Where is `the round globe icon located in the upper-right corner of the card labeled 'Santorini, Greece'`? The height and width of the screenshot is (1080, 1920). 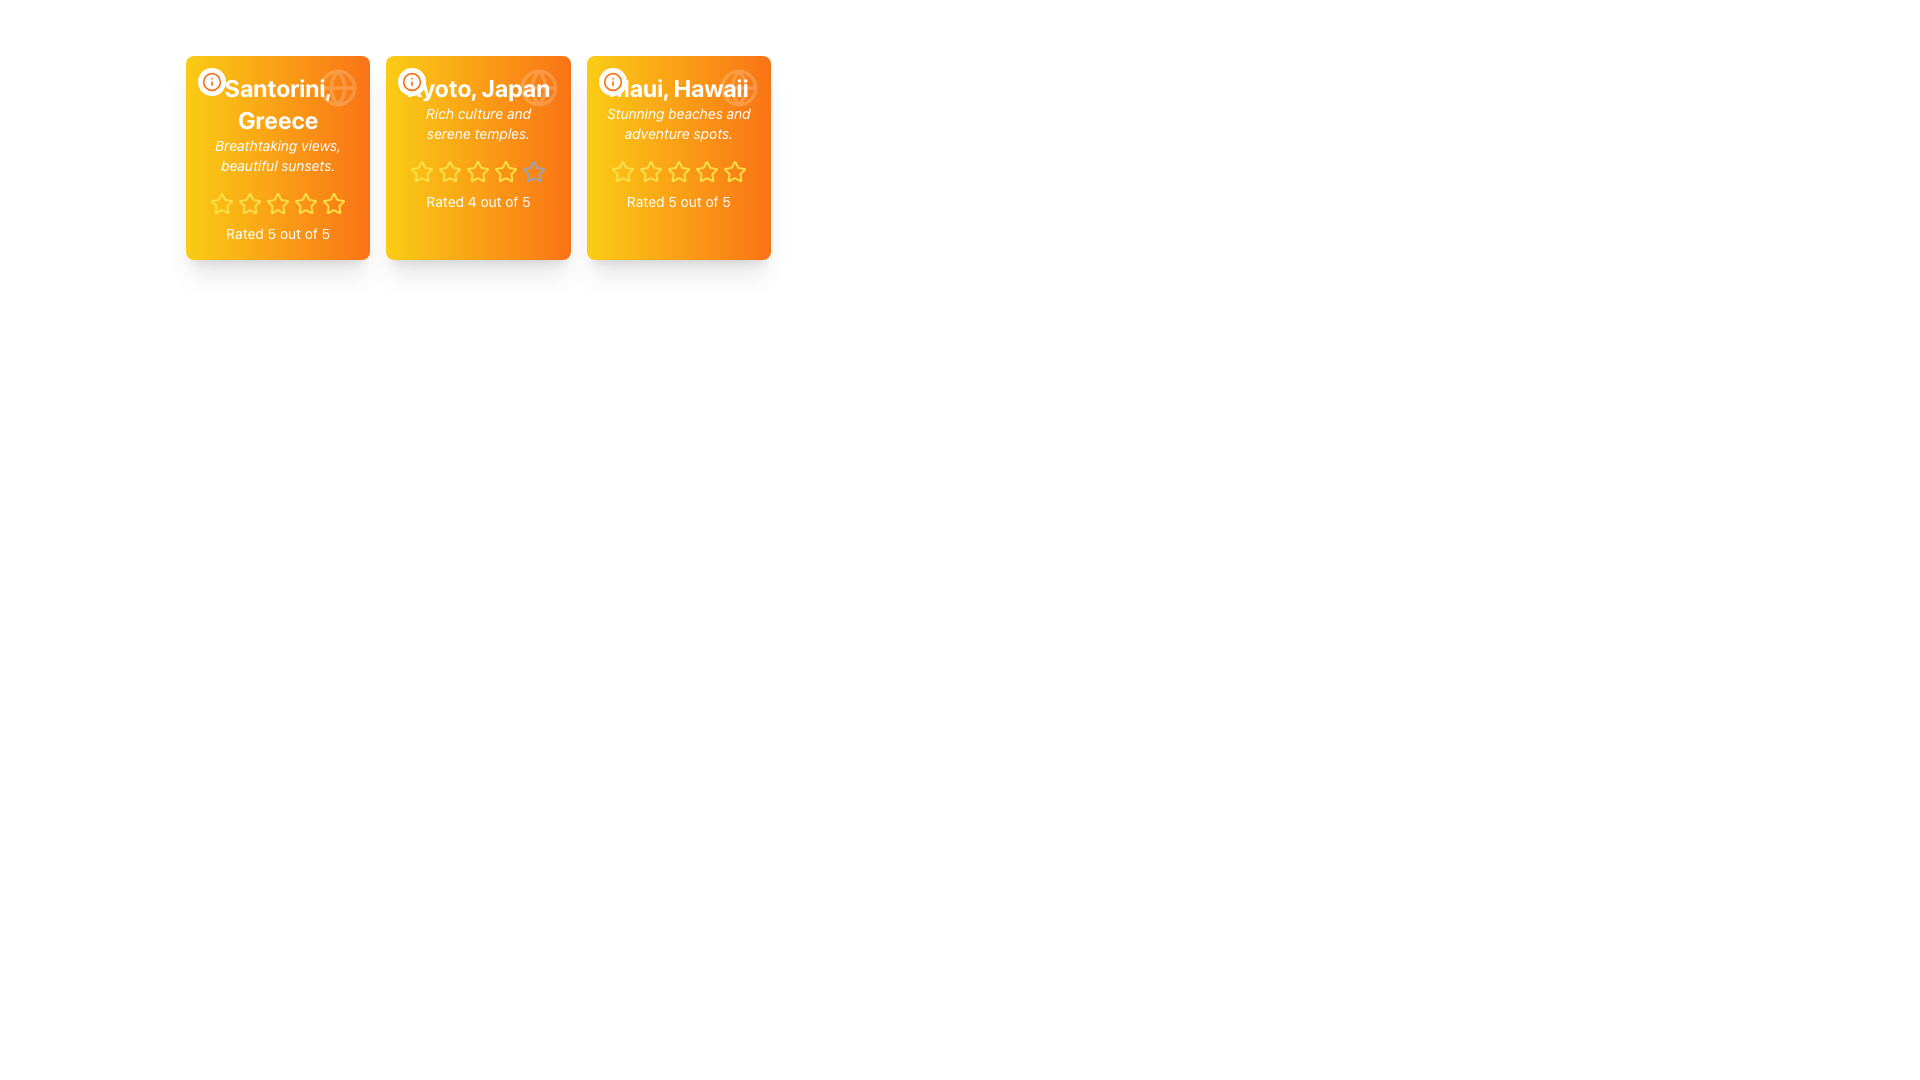
the round globe icon located in the upper-right corner of the card labeled 'Santorini, Greece' is located at coordinates (338, 87).